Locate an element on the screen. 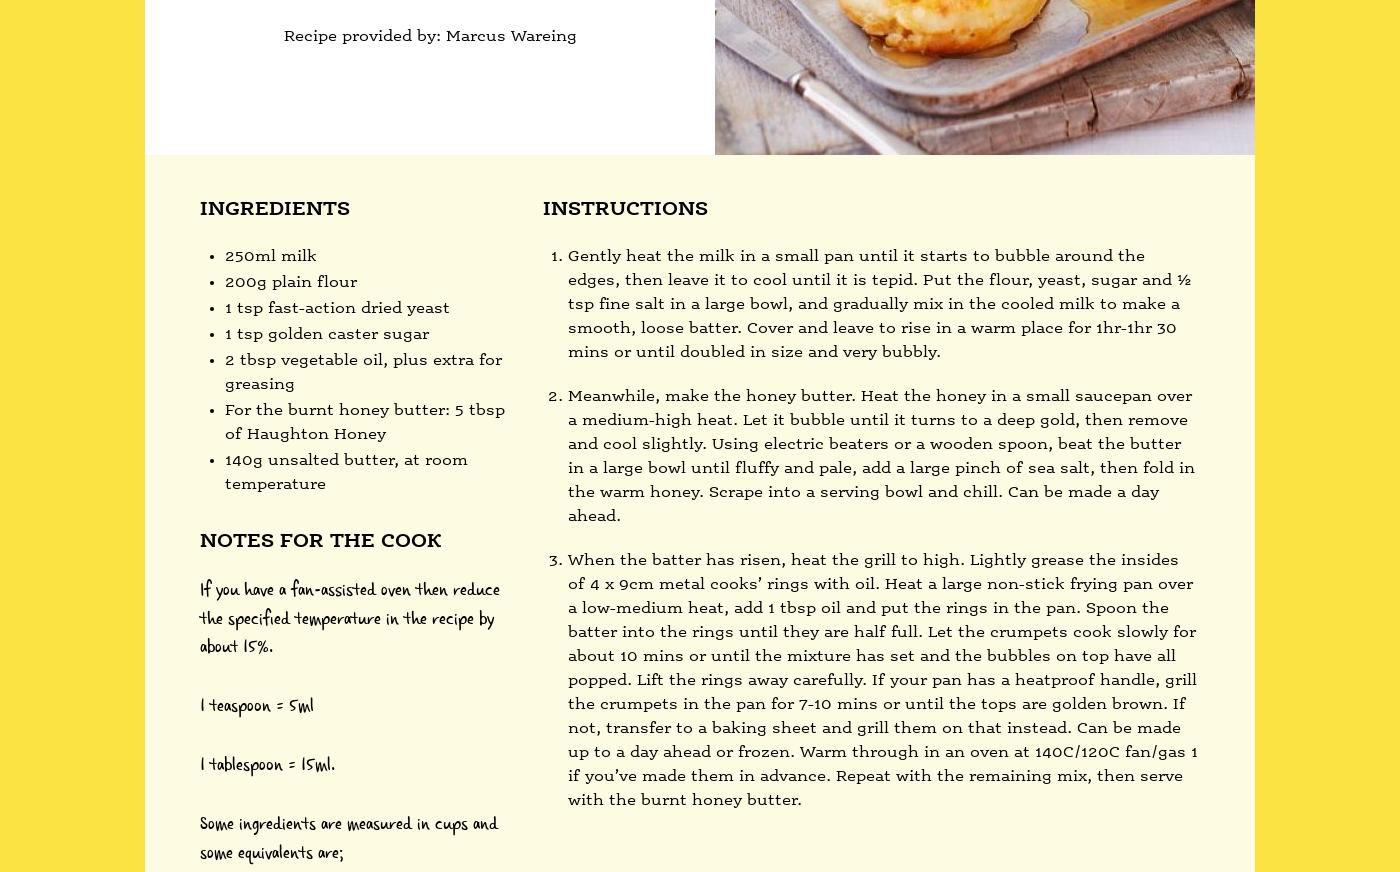  'Ingredients' is located at coordinates (274, 209).